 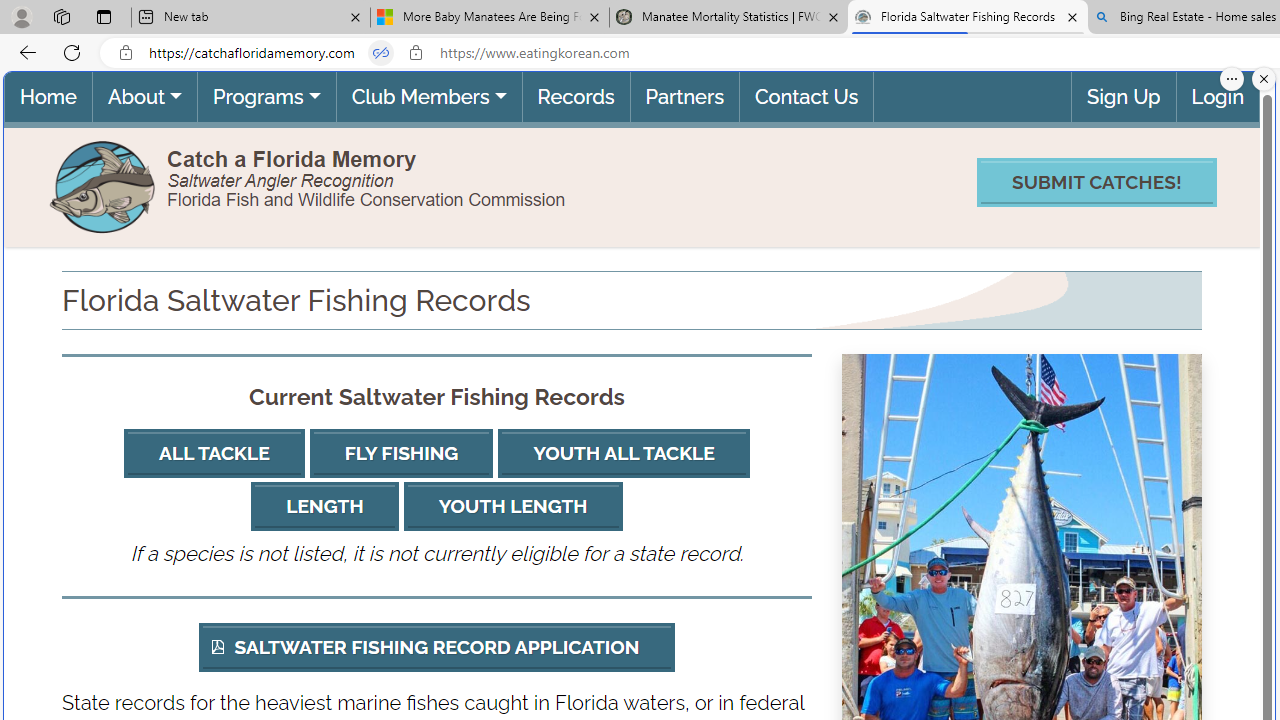 I want to click on 'SALTWATER FISHING RECORD APPLICATION', so click(x=435, y=646).